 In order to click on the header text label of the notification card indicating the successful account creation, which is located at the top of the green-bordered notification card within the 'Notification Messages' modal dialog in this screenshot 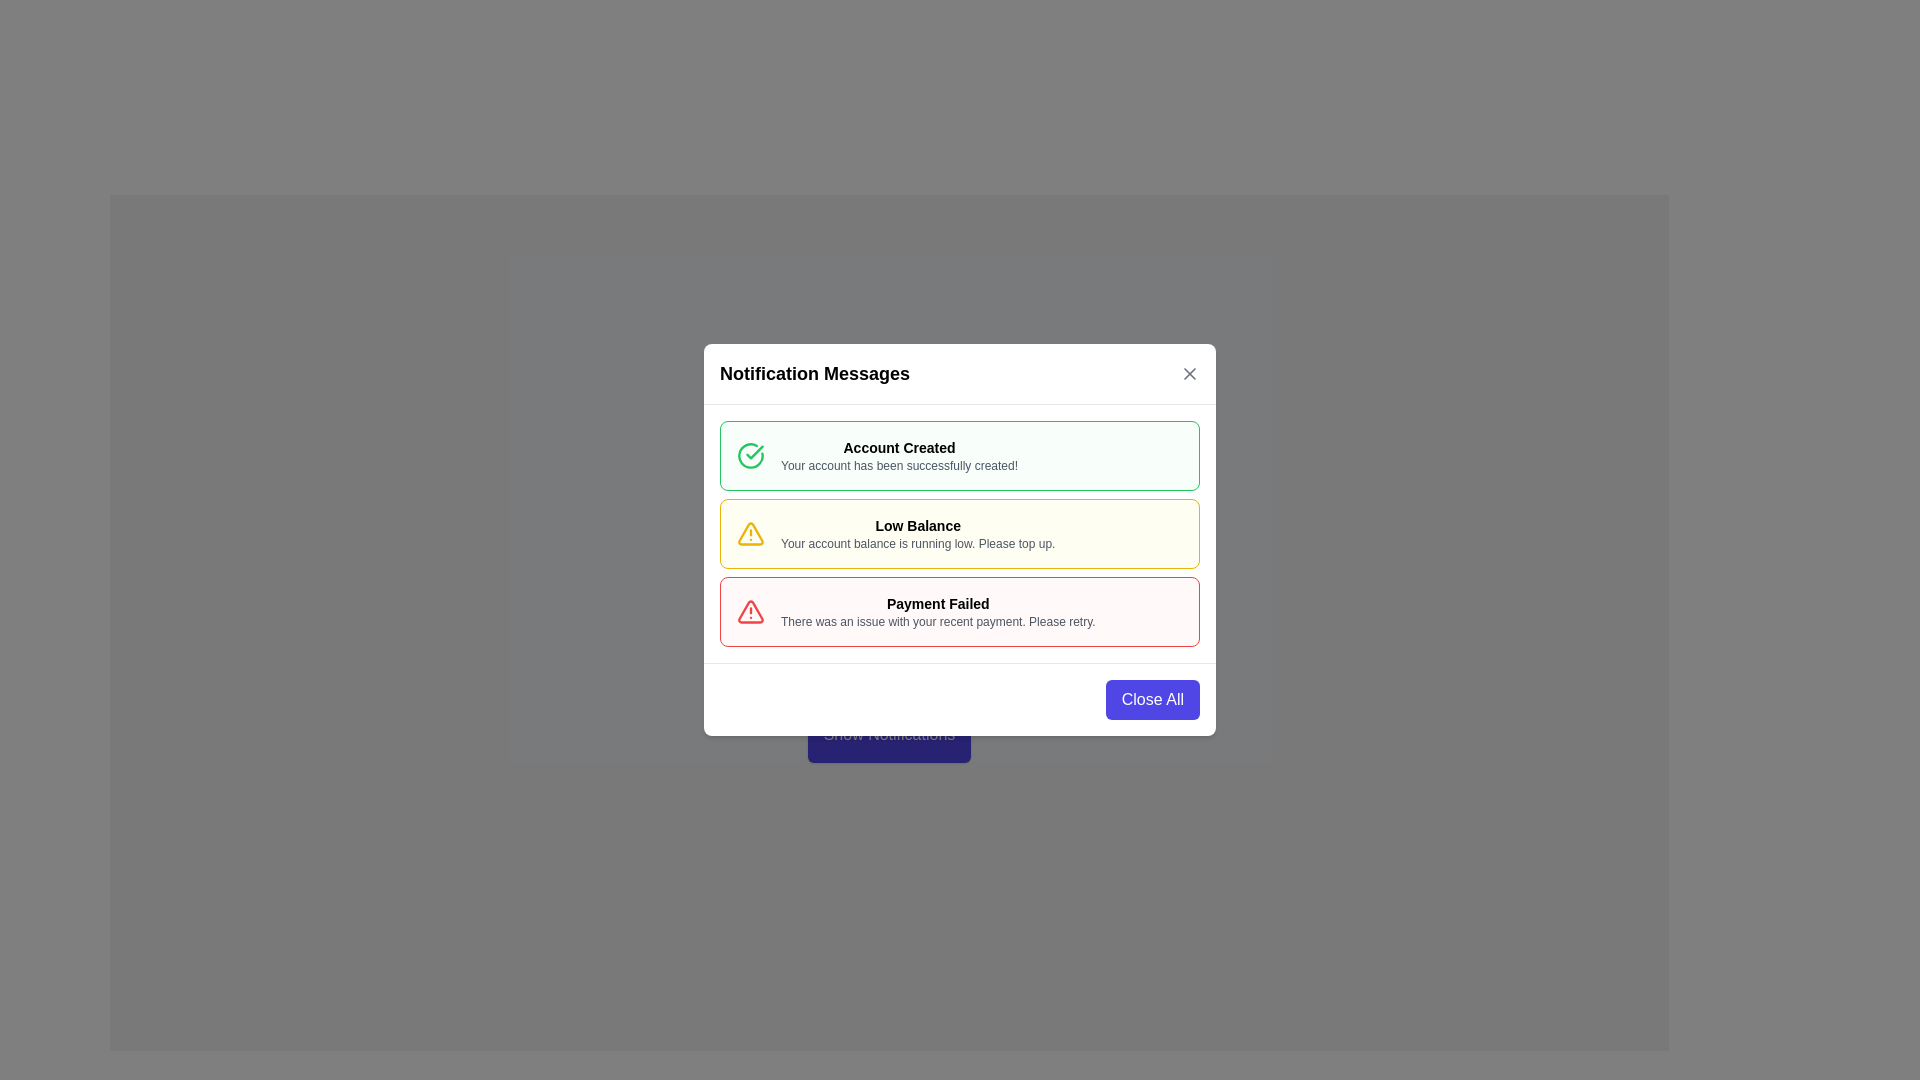, I will do `click(898, 446)`.